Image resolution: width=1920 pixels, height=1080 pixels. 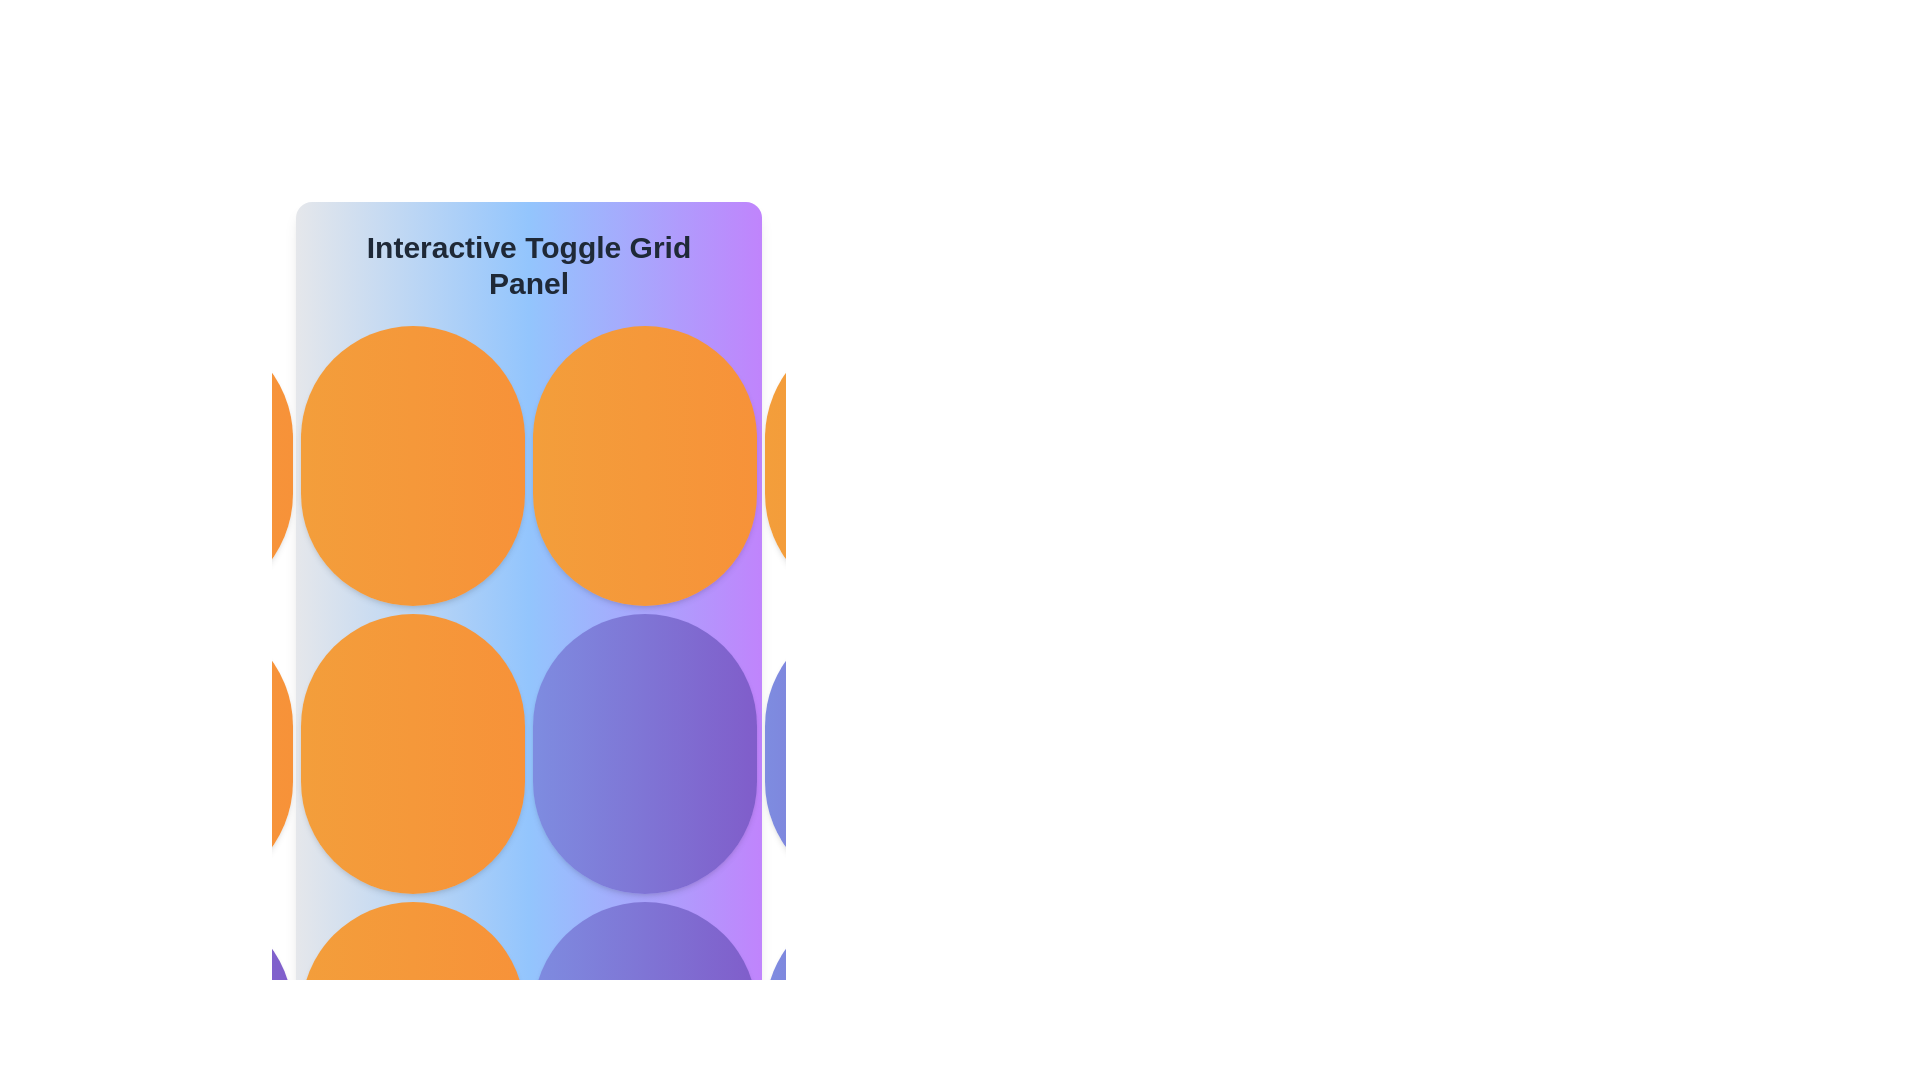 I want to click on the heading text of the component, so click(x=528, y=265).